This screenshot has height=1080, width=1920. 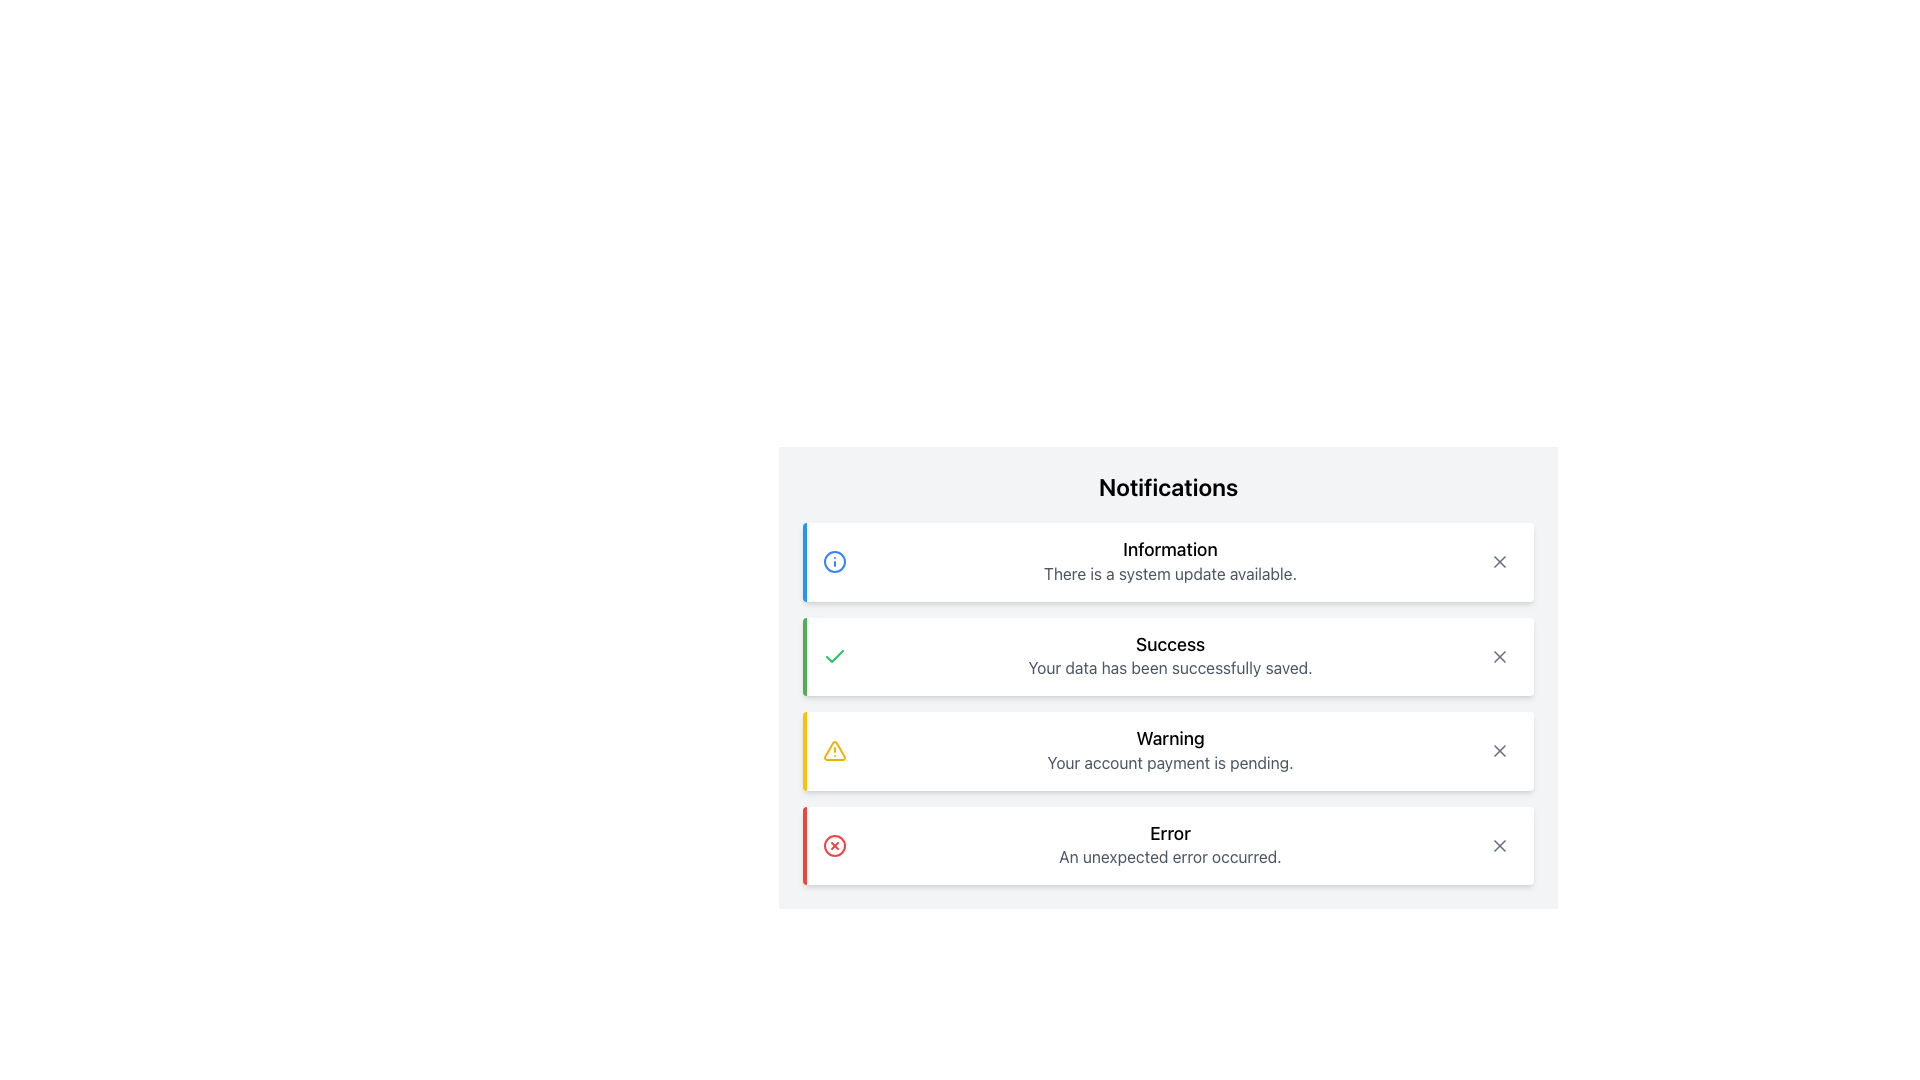 What do you see at coordinates (1170, 855) in the screenshot?
I see `the text label displaying 'An unexpected error occurred.' which is located in the bottom-most notification card, directly below the title 'Error'` at bounding box center [1170, 855].